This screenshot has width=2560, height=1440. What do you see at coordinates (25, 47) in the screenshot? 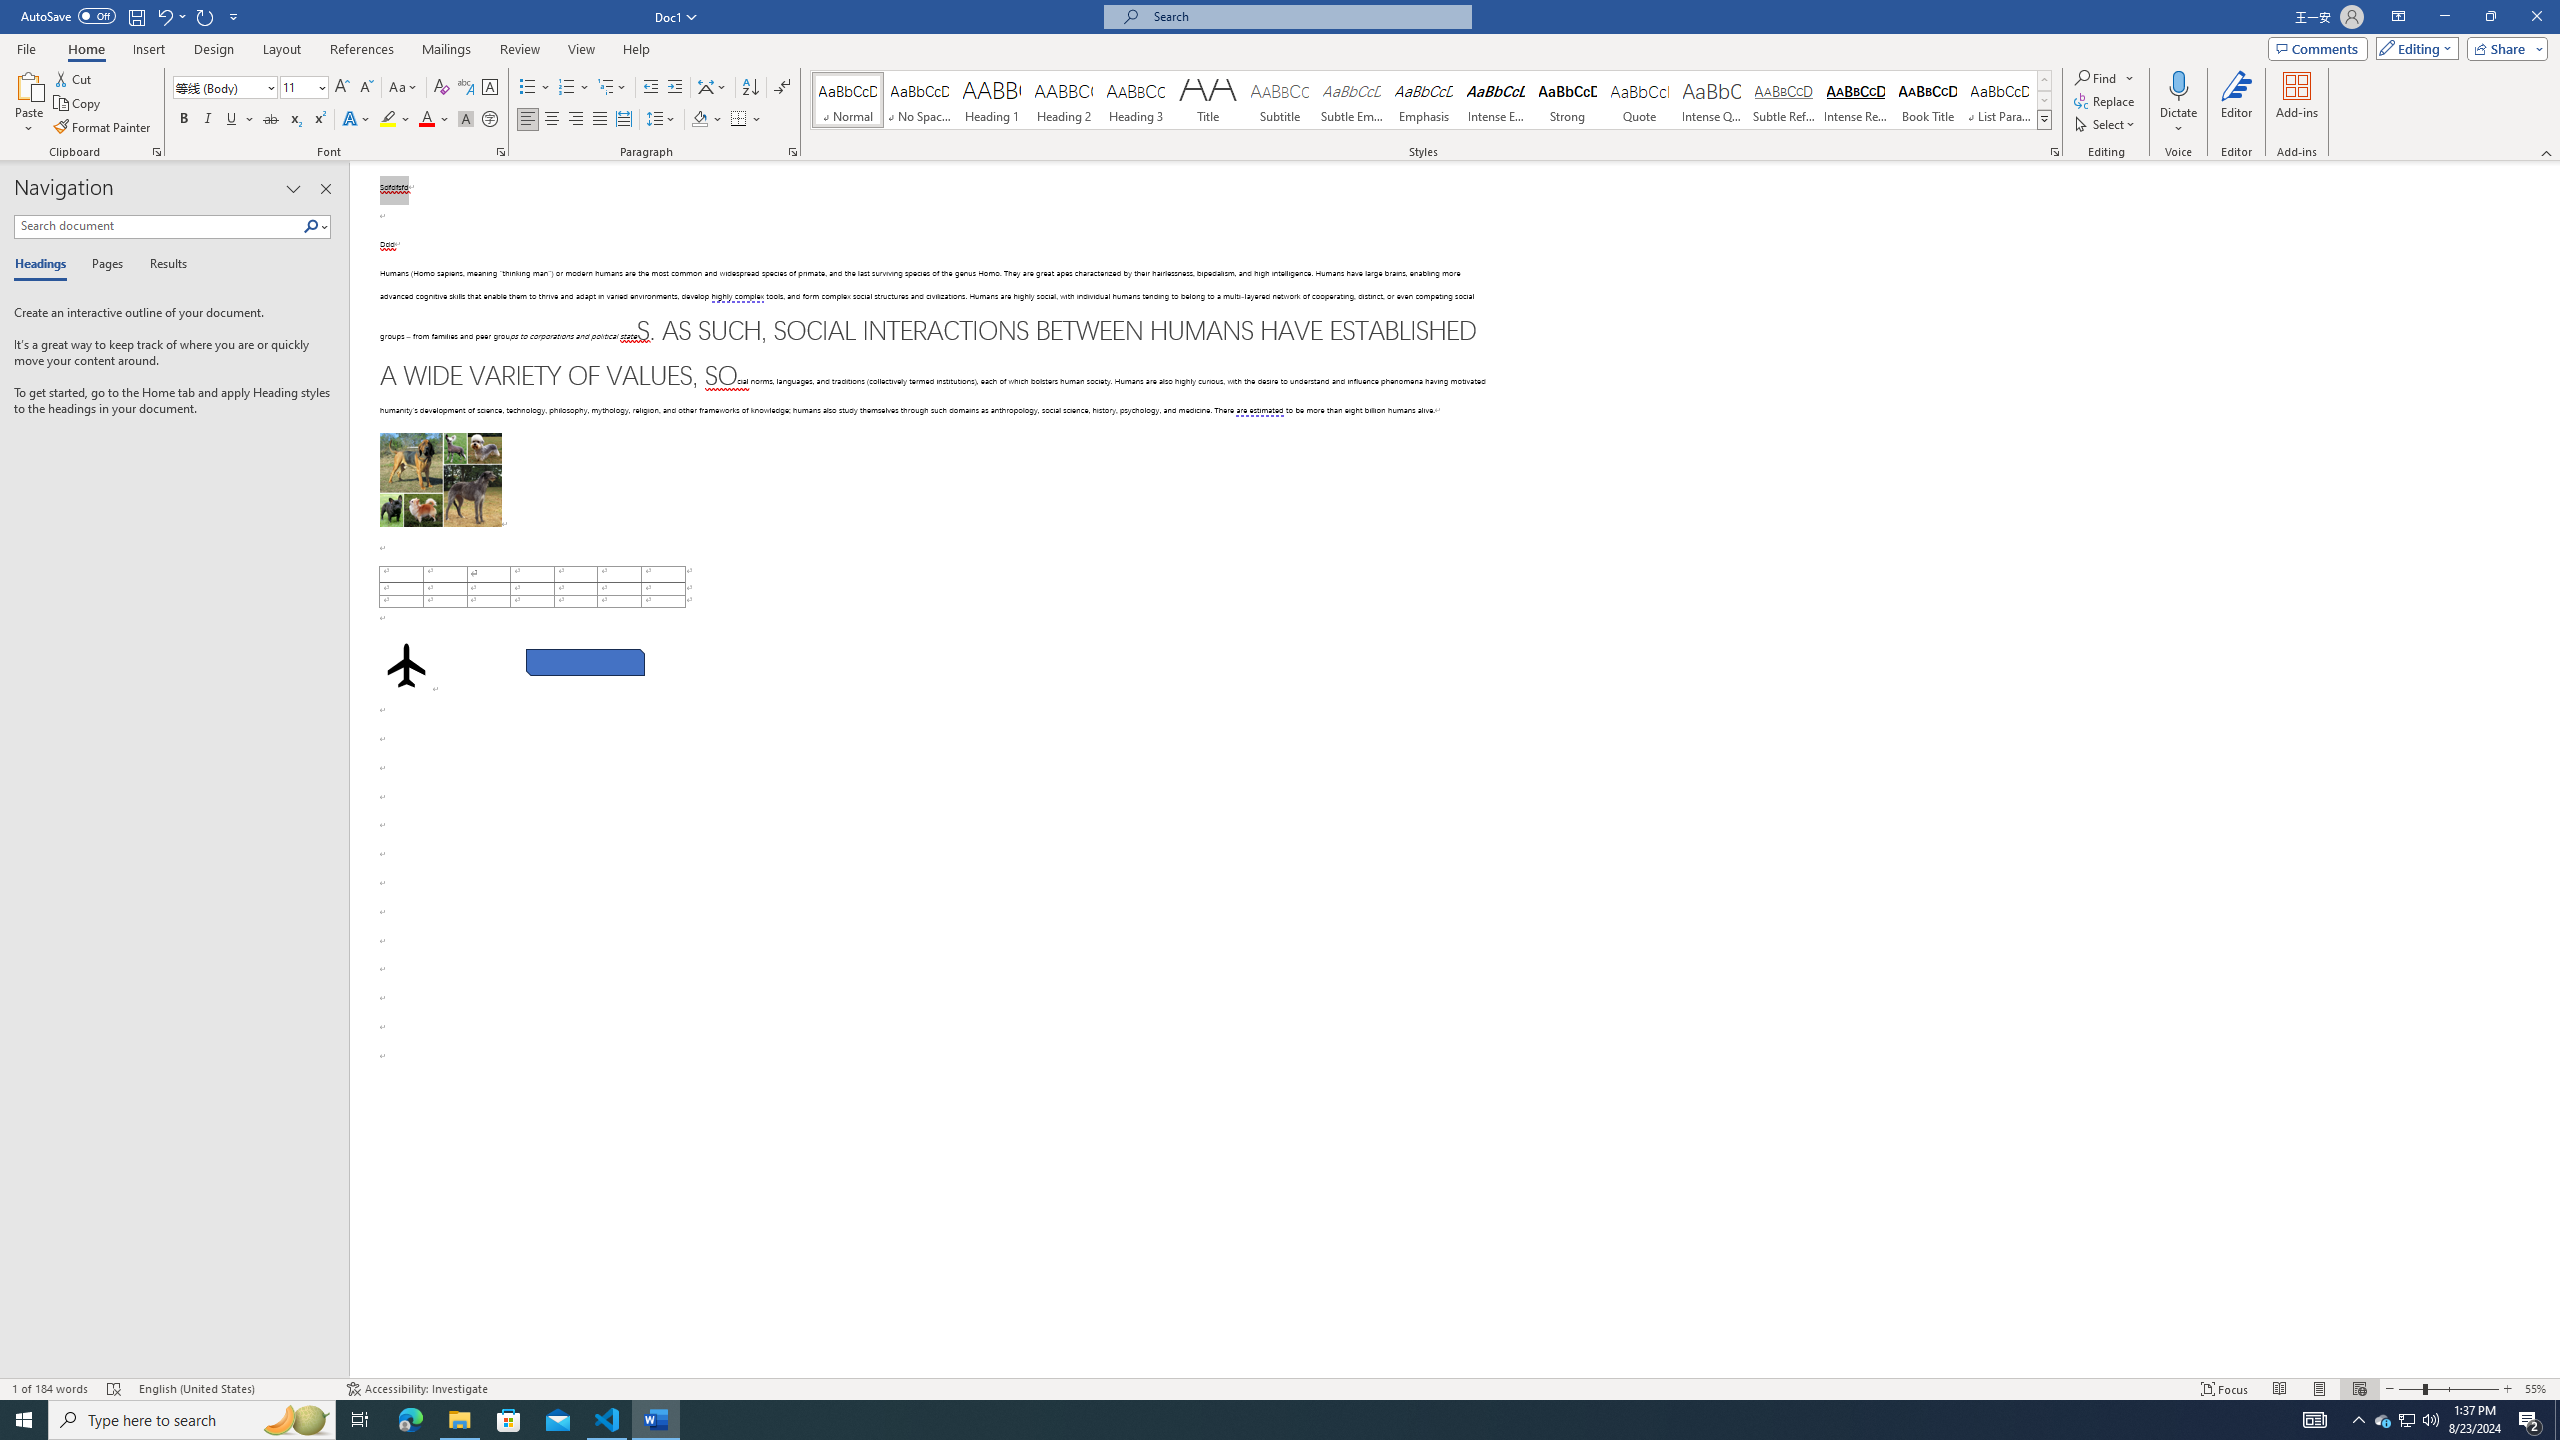
I see `'File Tab'` at bounding box center [25, 47].